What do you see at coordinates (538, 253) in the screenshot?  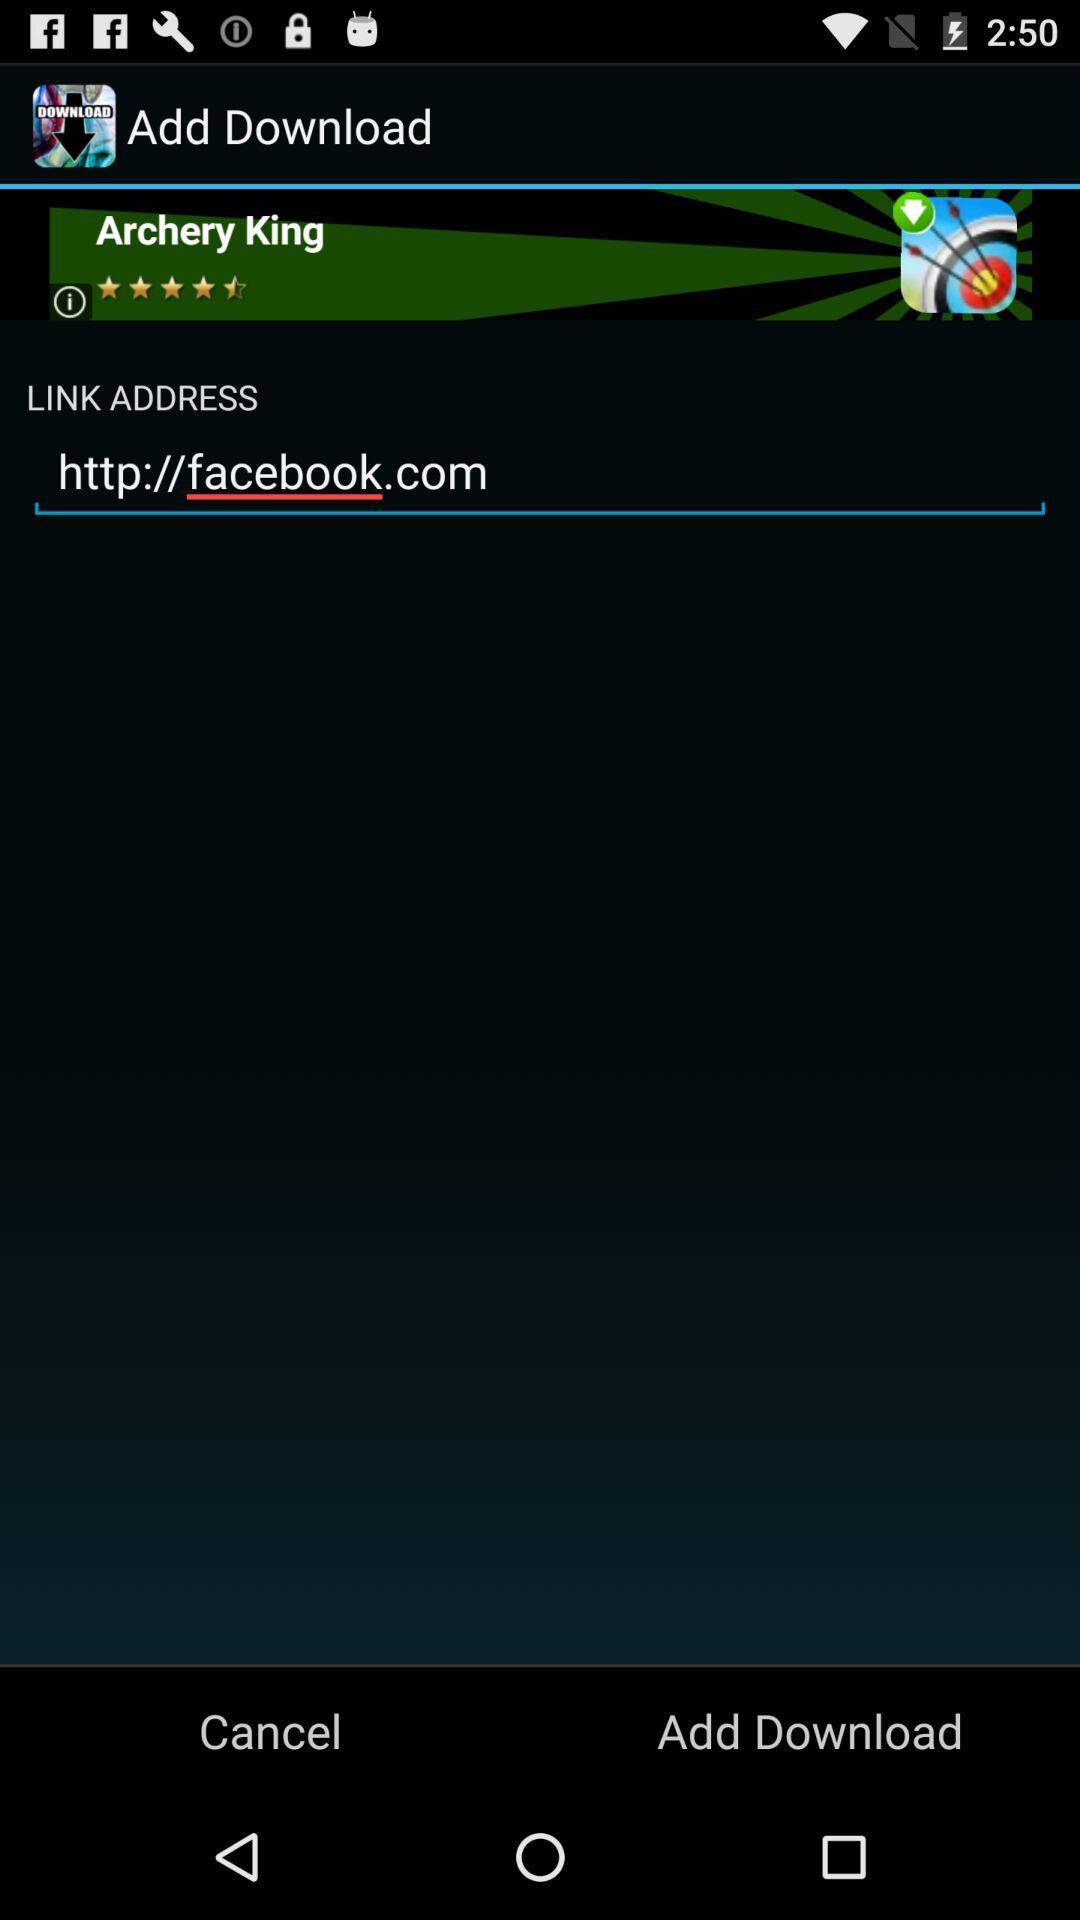 I see `banner advertisement` at bounding box center [538, 253].